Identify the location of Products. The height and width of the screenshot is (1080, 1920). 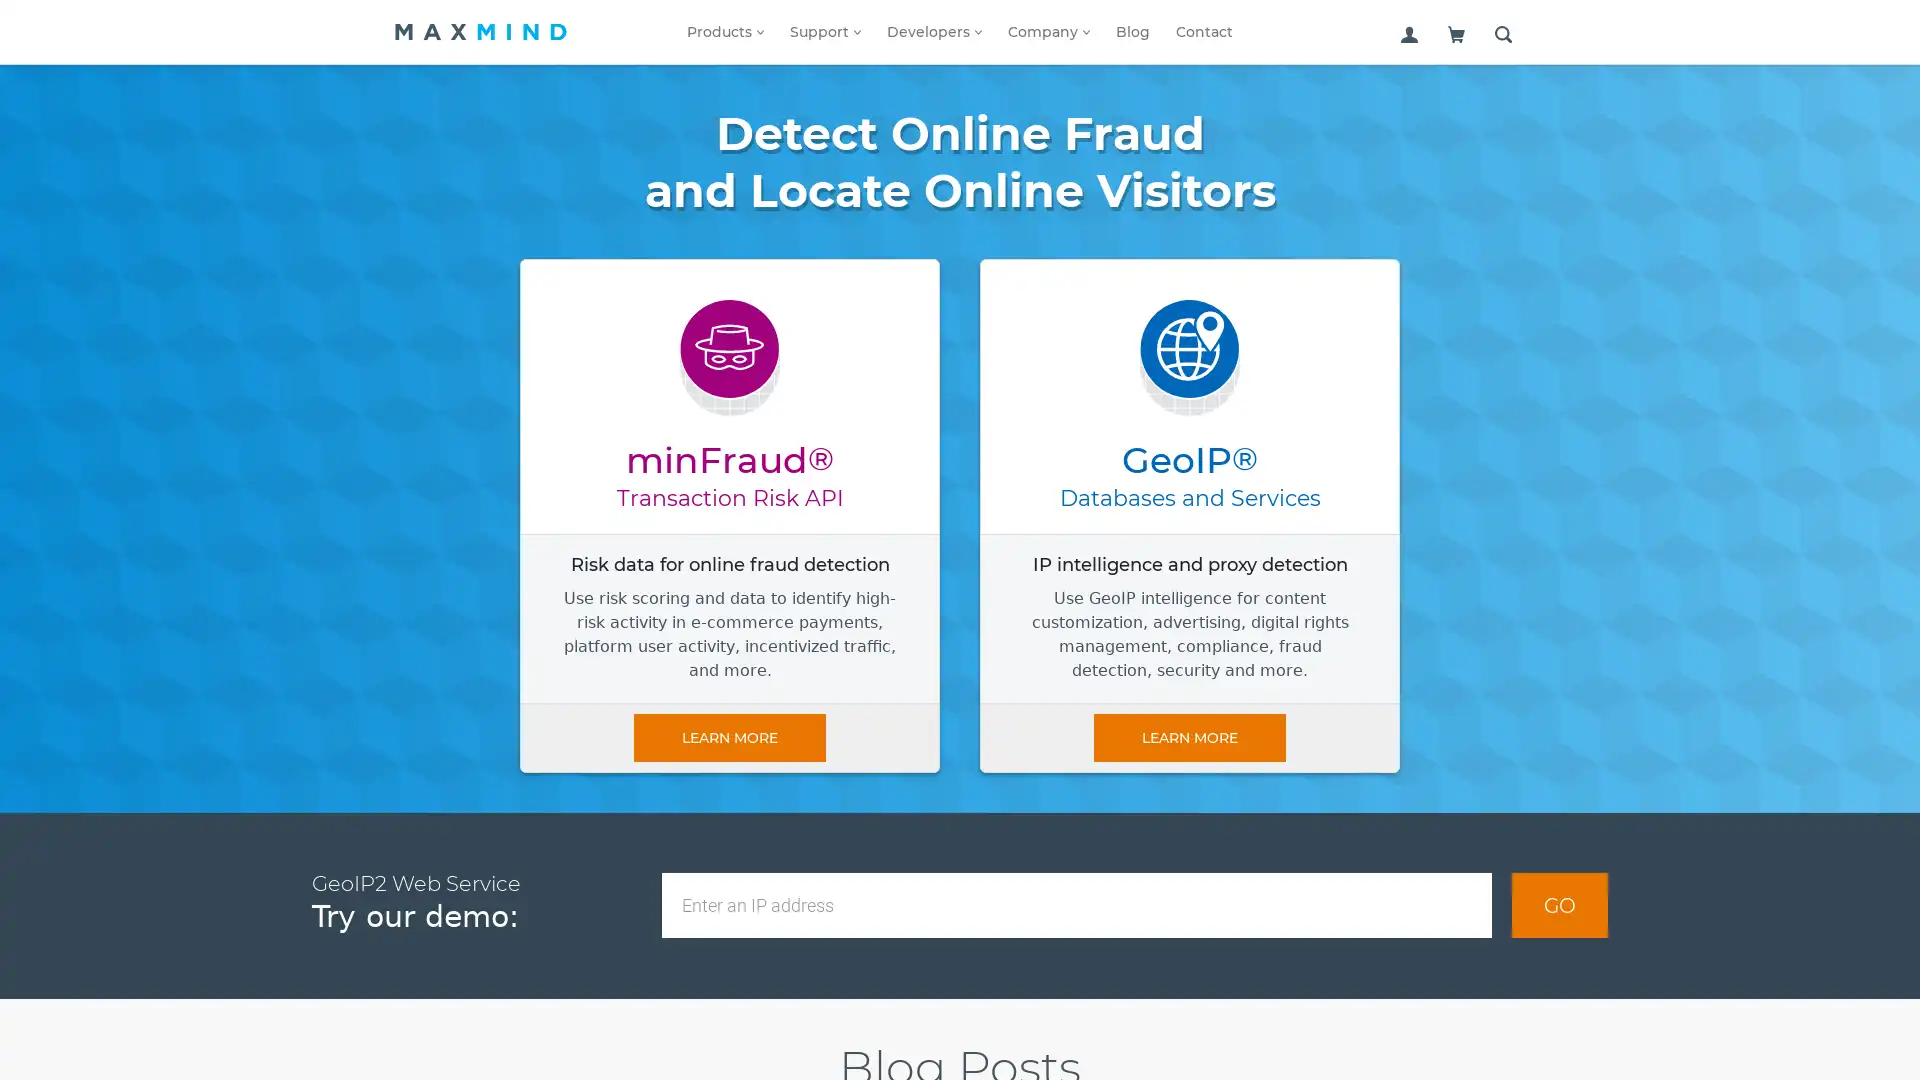
(724, 31).